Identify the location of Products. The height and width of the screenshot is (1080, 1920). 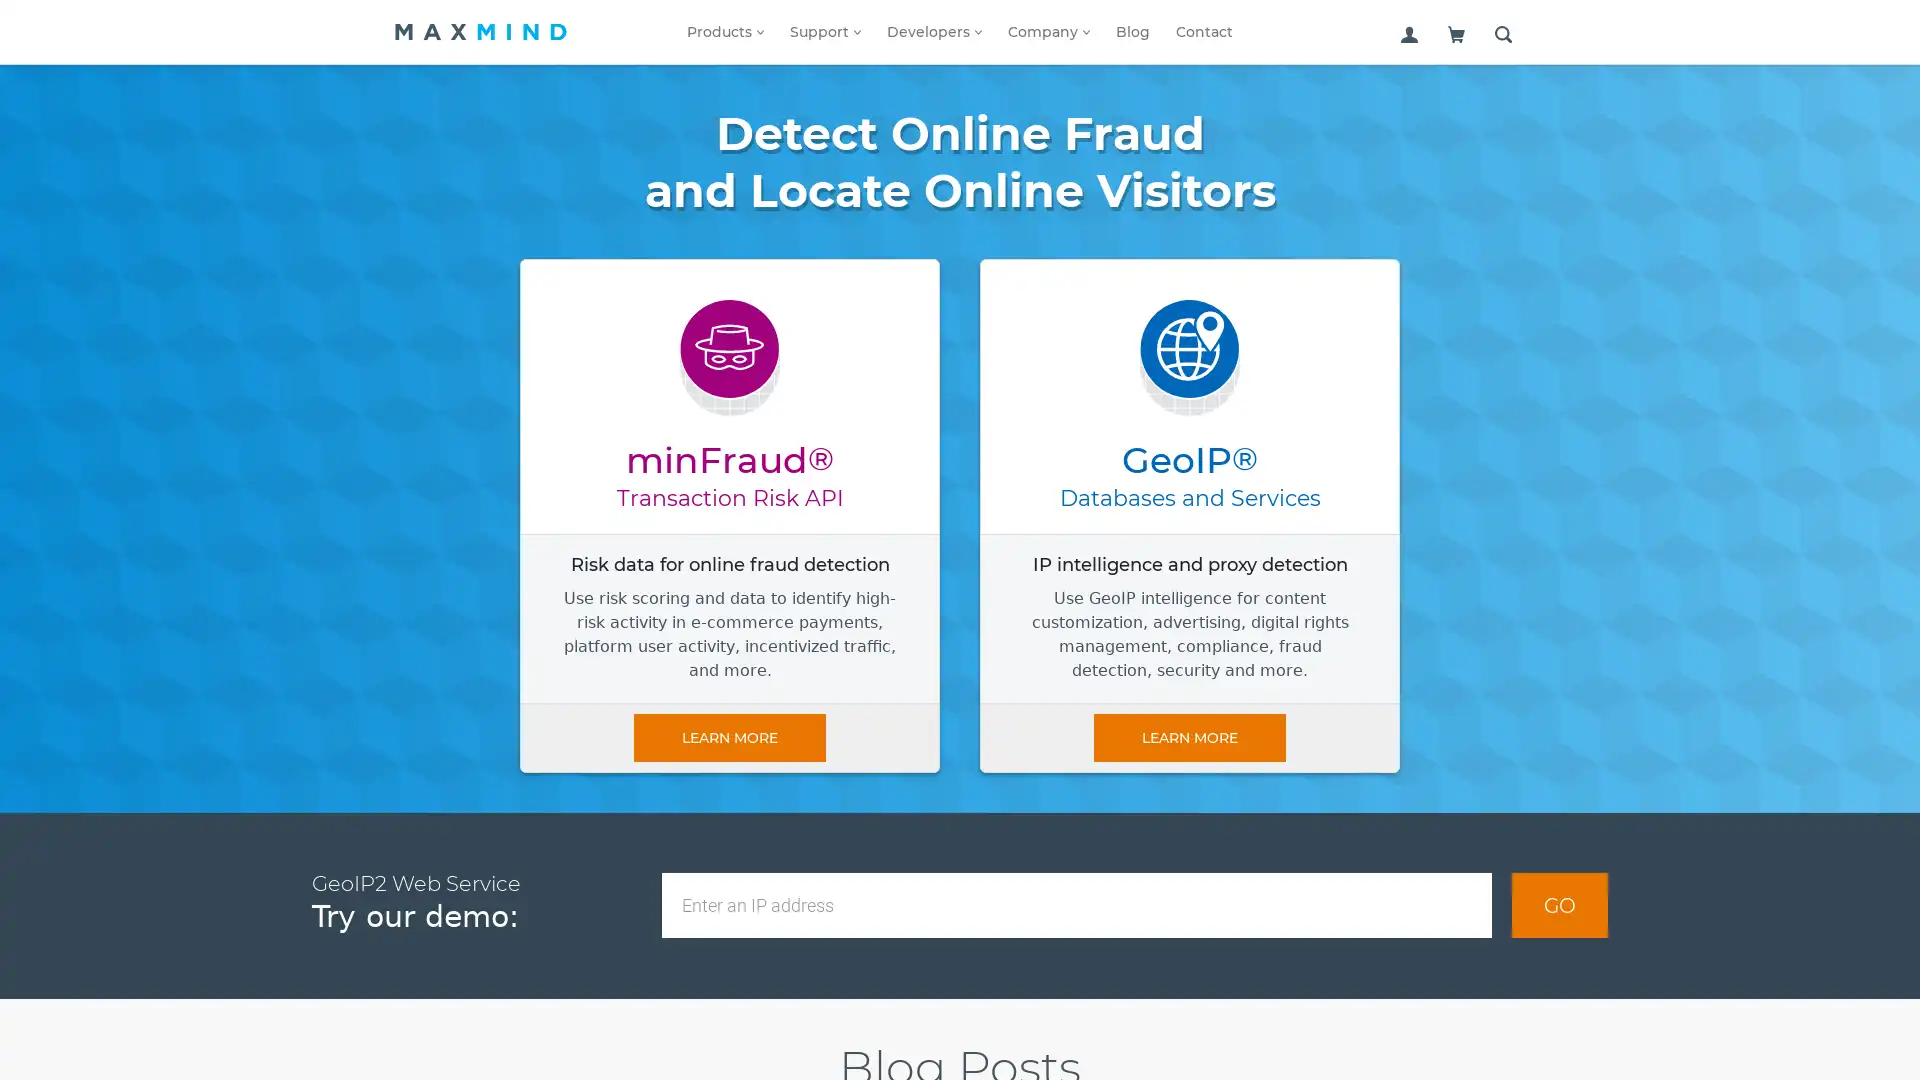
(724, 31).